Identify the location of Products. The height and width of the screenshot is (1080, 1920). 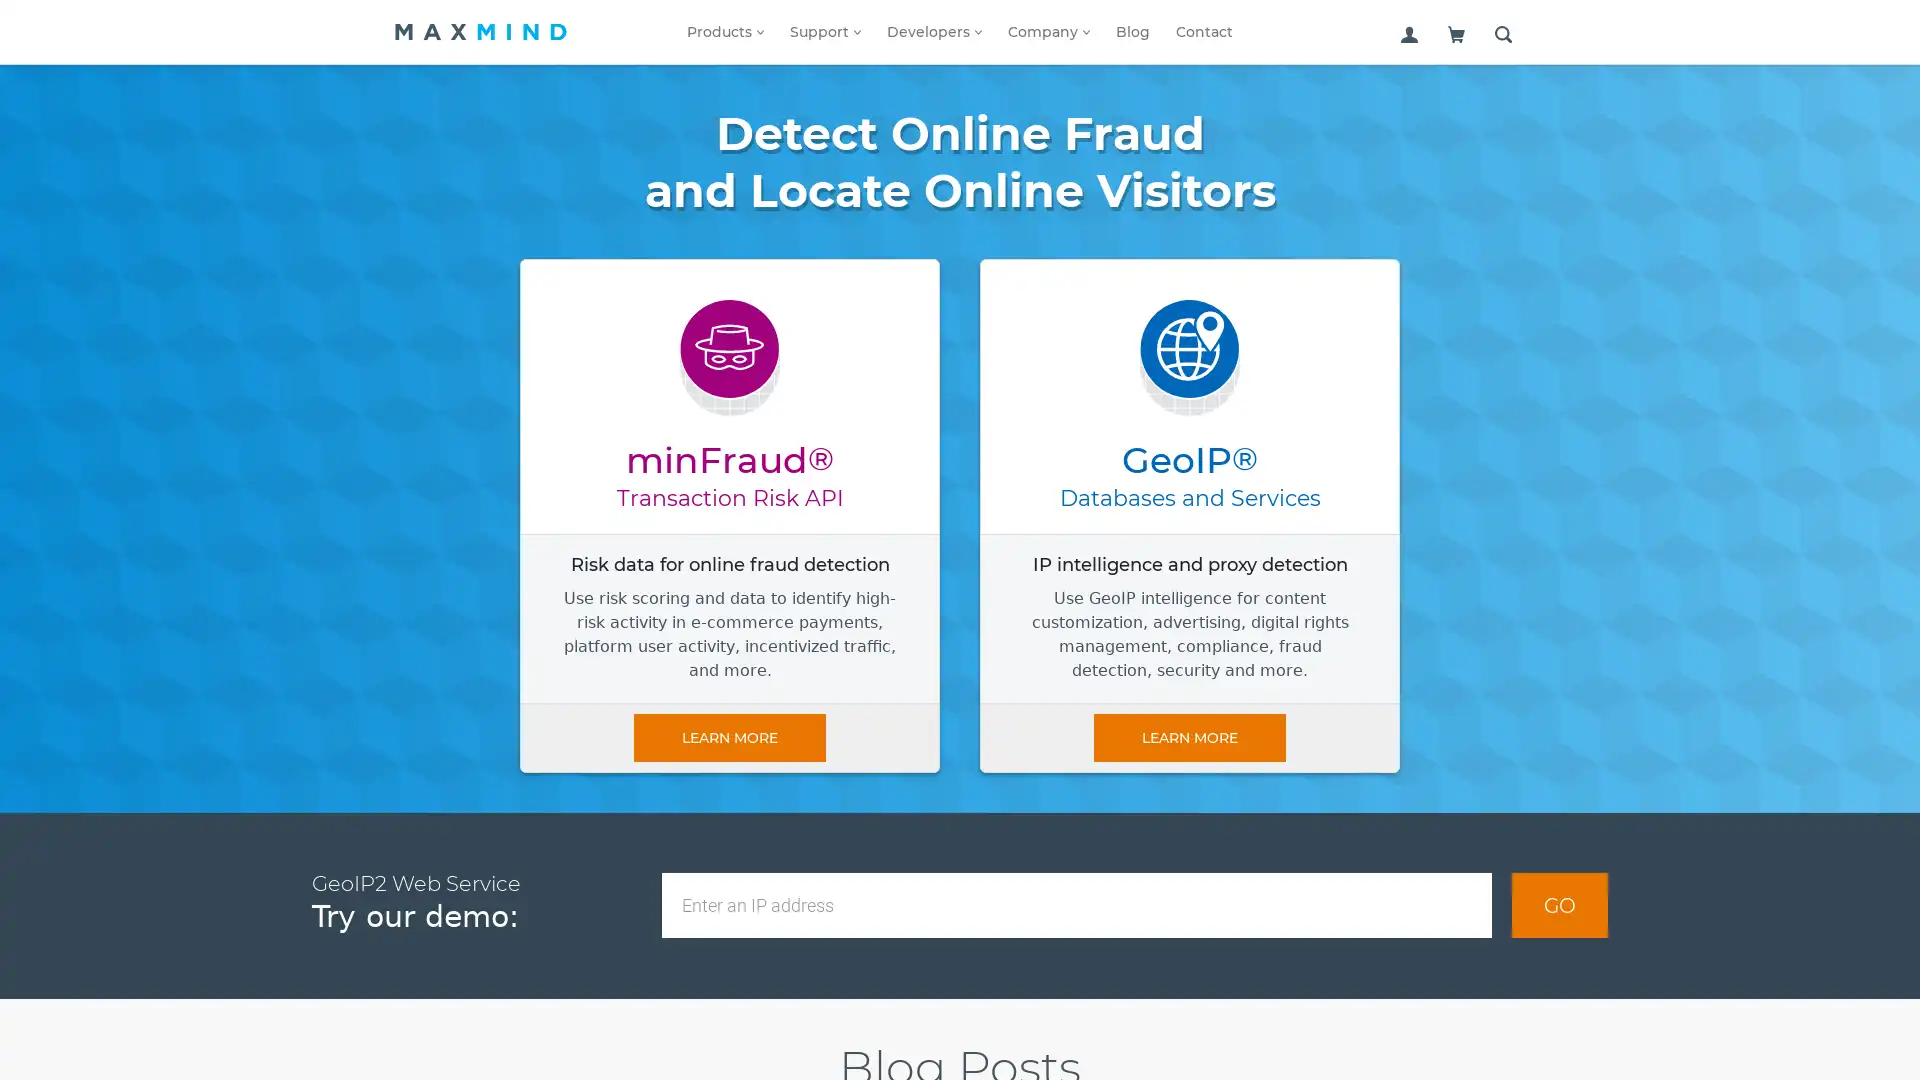
(724, 31).